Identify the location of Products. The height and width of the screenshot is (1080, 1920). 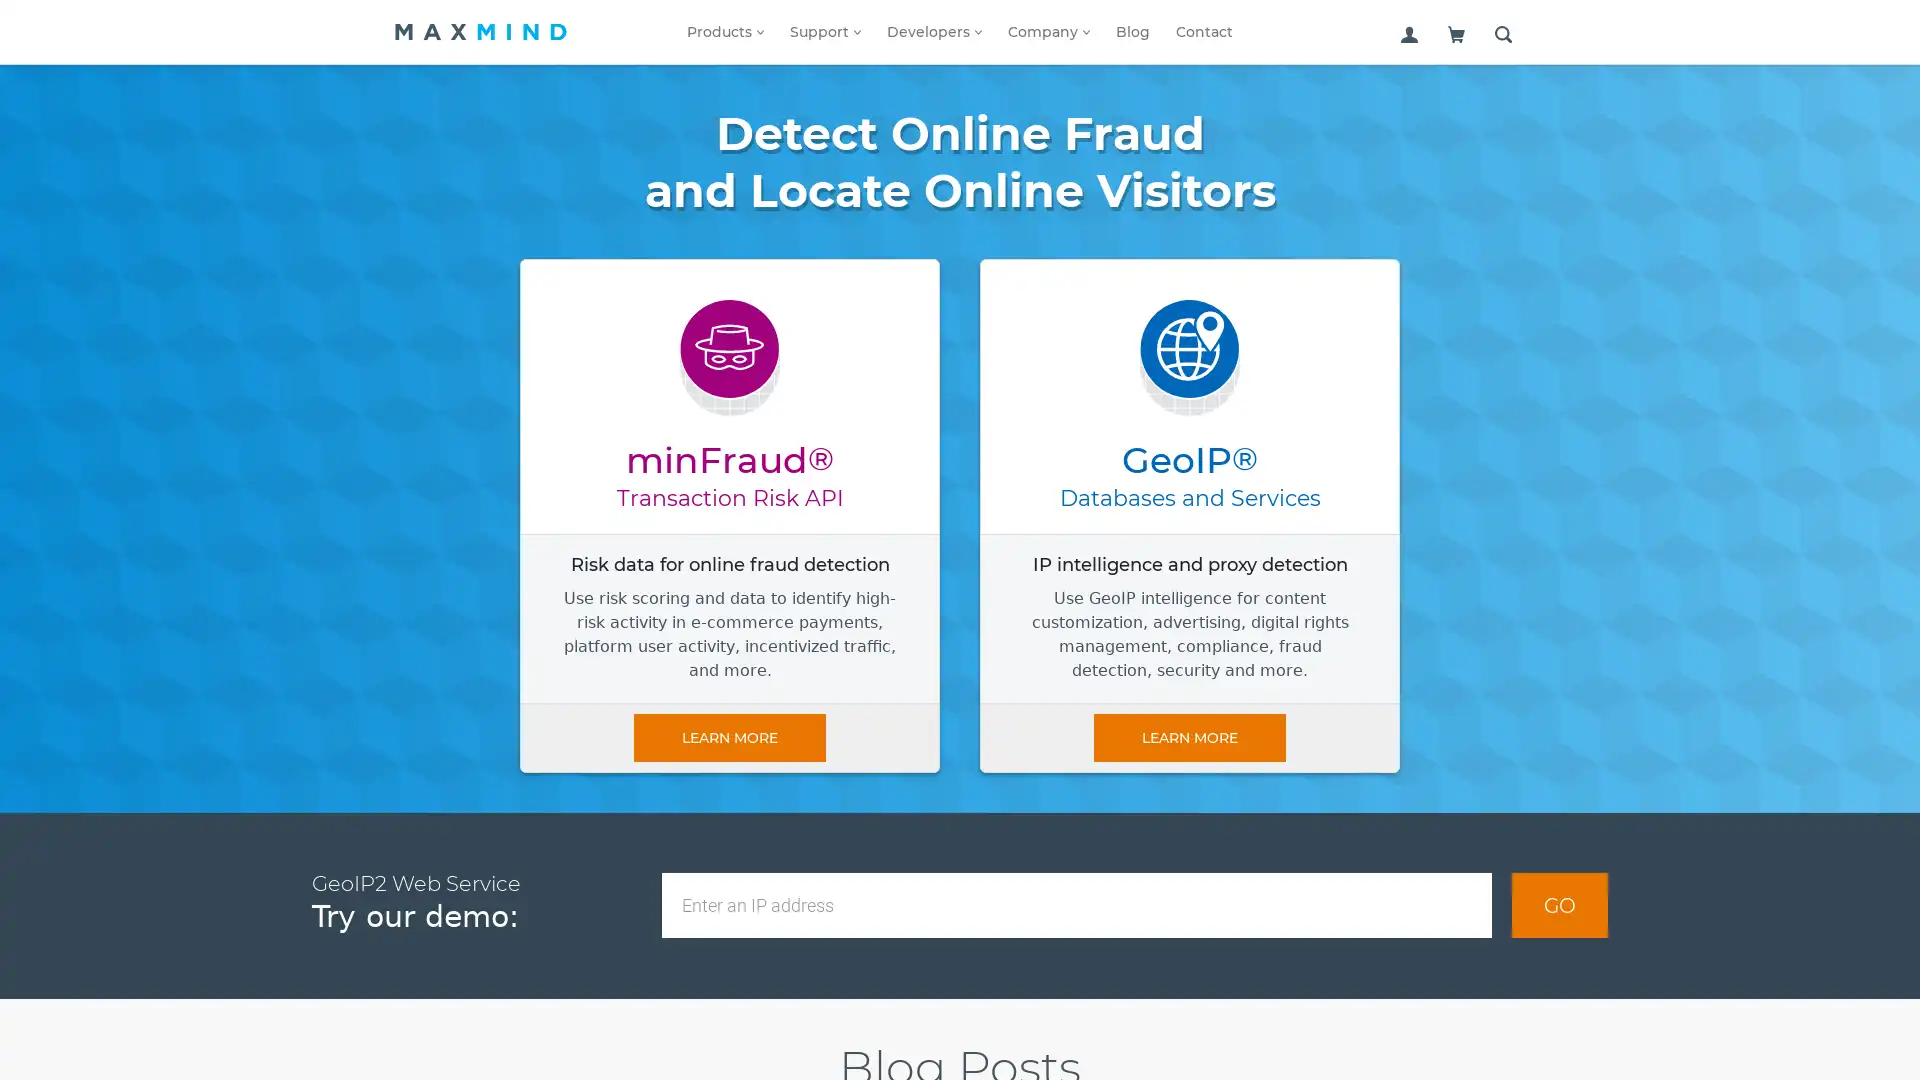
(724, 31).